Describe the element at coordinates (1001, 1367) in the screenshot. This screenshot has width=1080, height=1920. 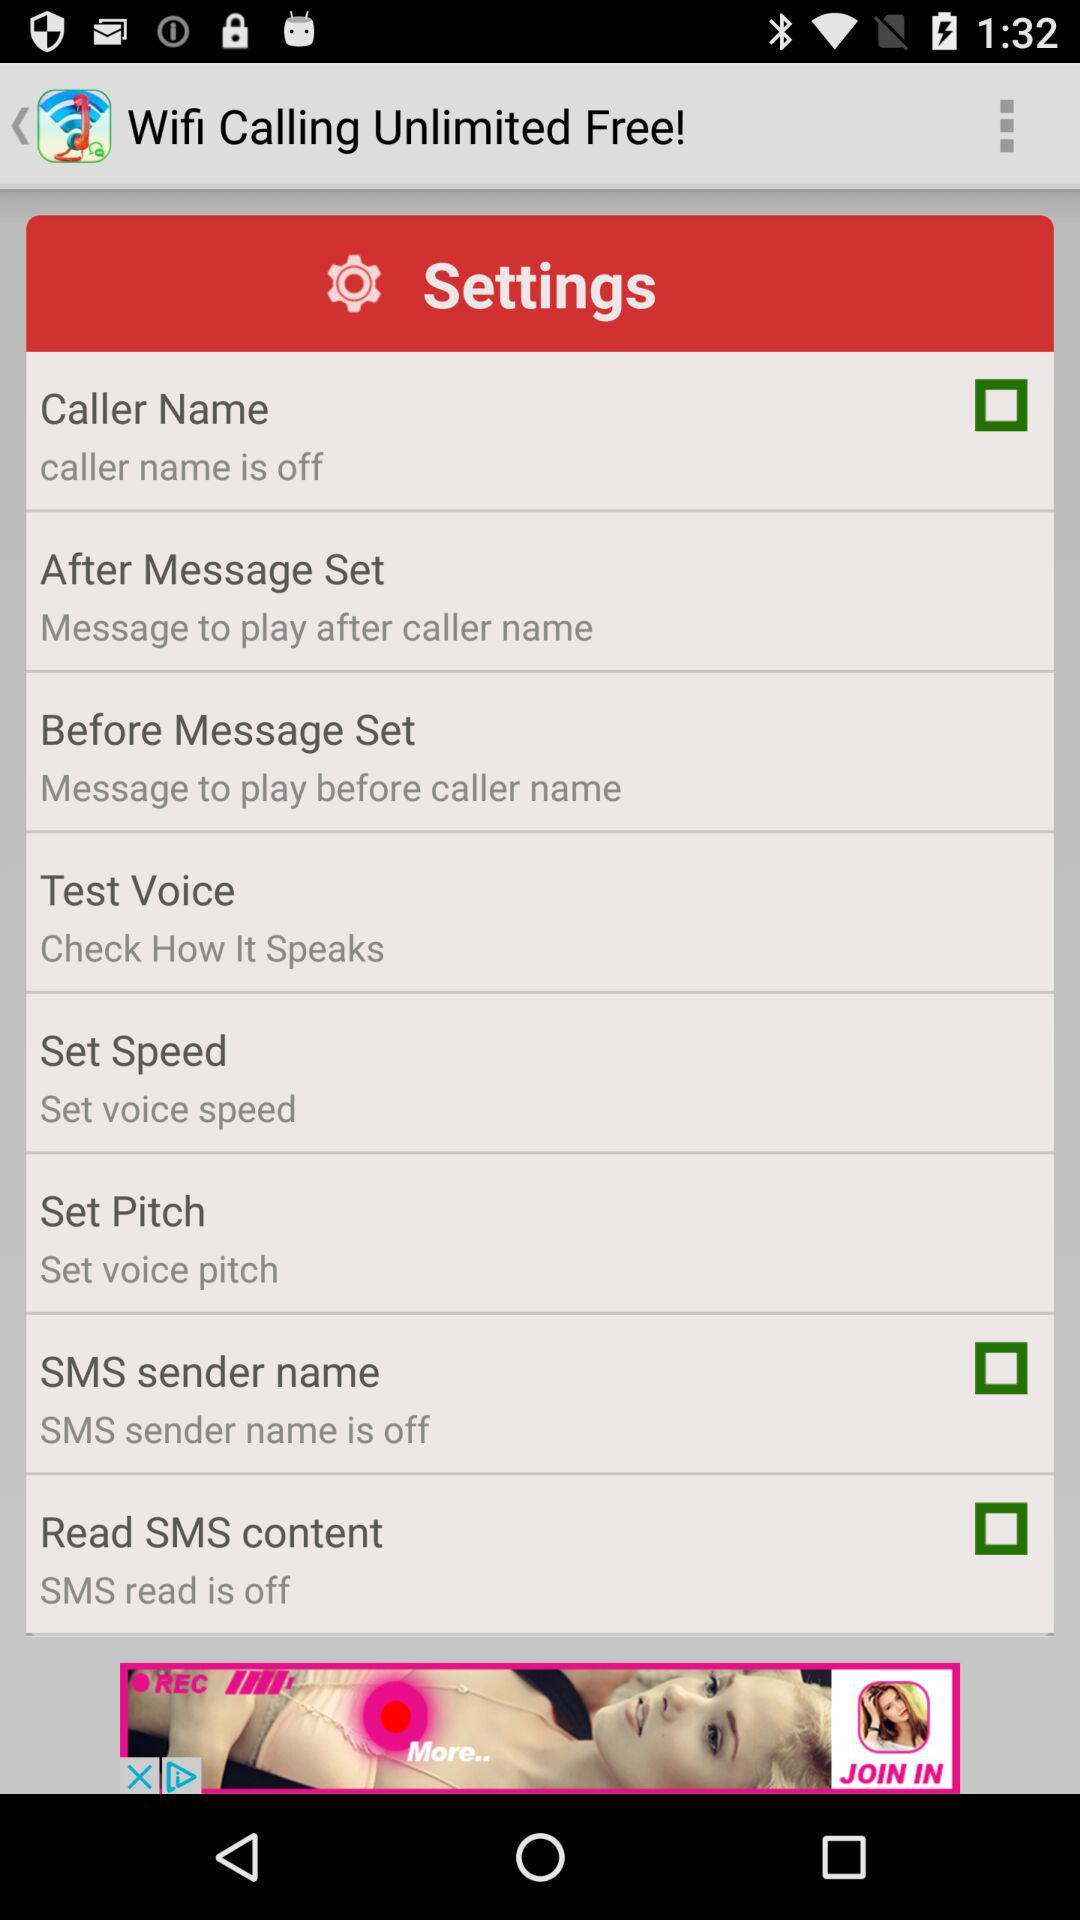
I see `check the box` at that location.